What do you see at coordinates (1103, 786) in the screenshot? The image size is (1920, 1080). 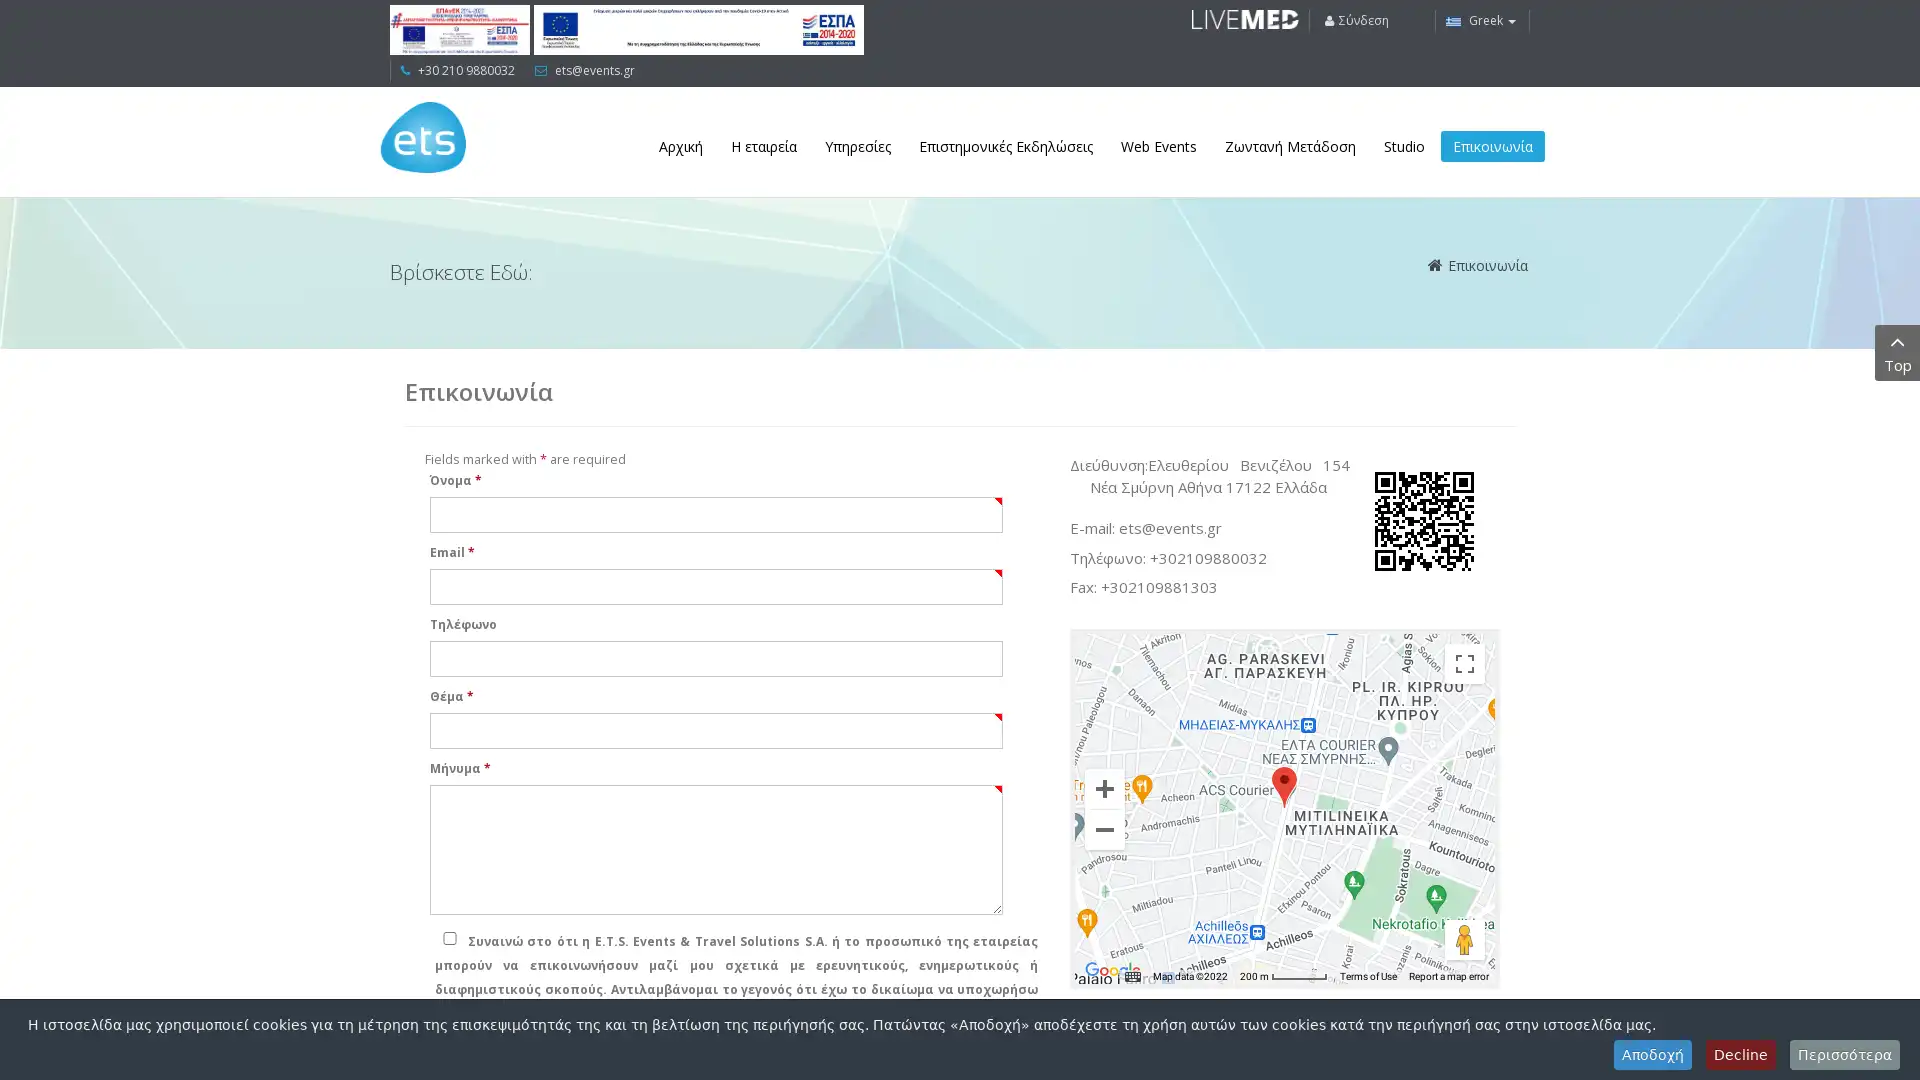 I see `Zoom in` at bounding box center [1103, 786].